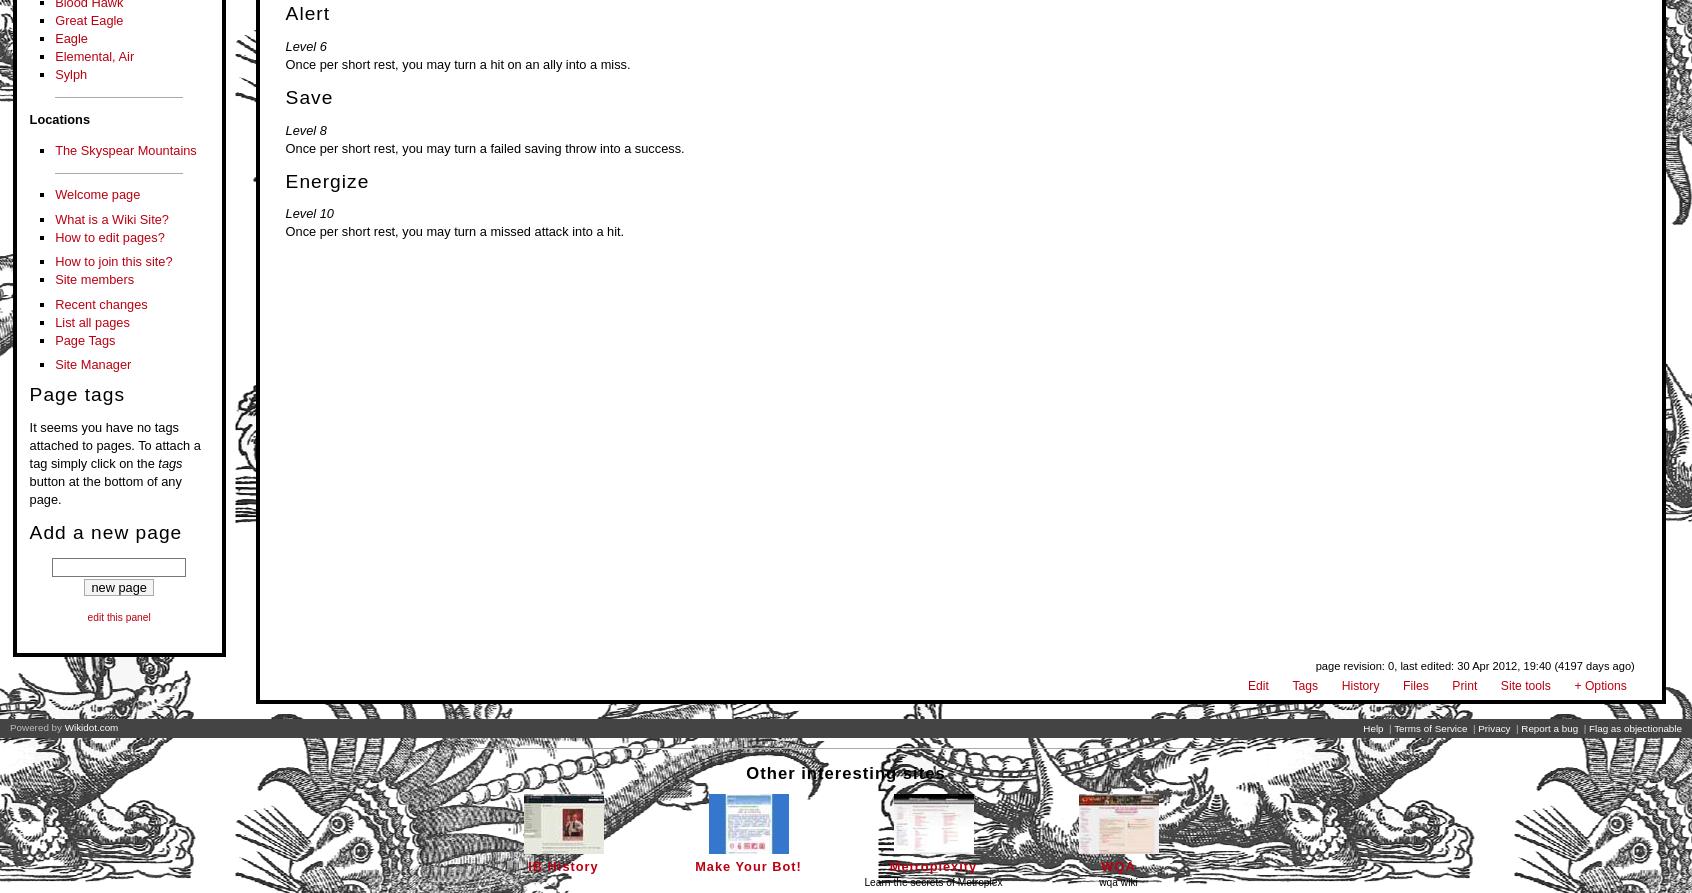 The height and width of the screenshot is (893, 1692). I want to click on 'Terms of Service', so click(1394, 728).